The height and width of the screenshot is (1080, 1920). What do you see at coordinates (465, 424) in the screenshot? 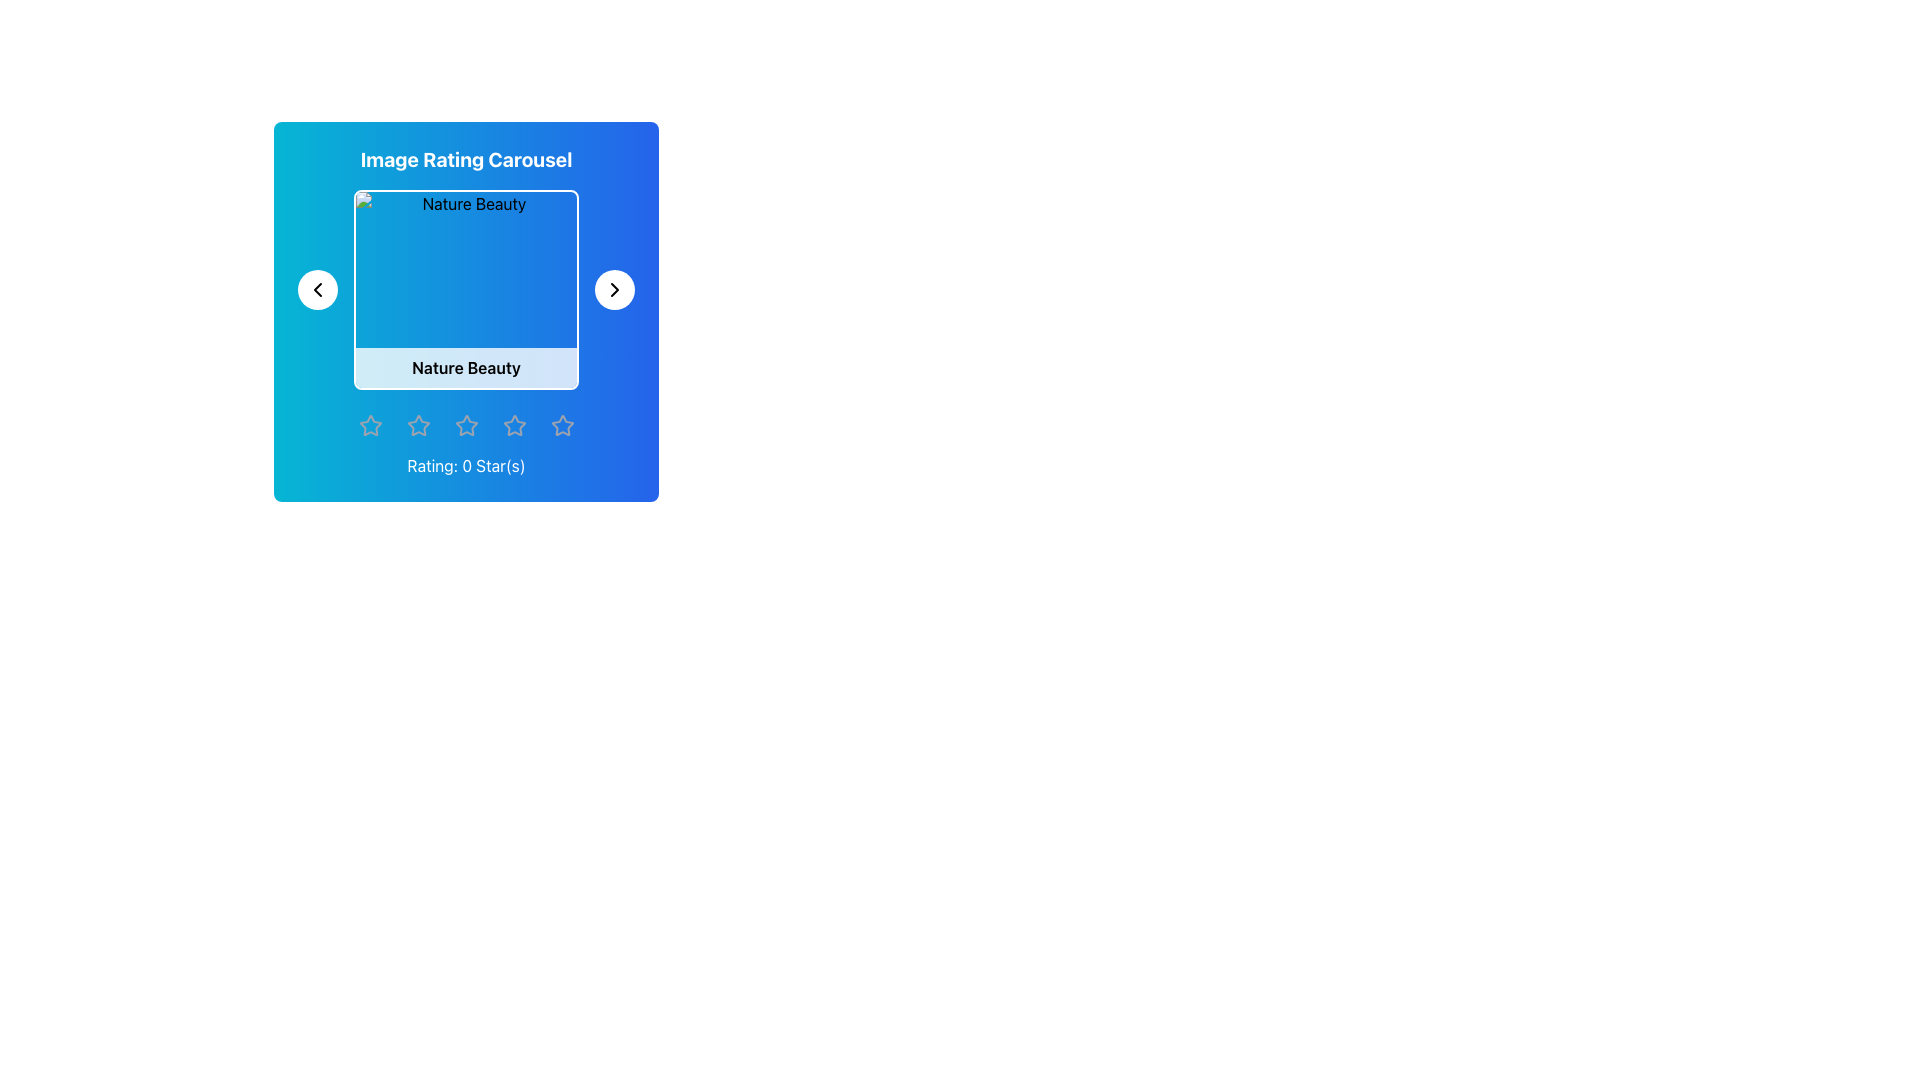
I see `the third star in the star rating component for 'Nature Beauty'` at bounding box center [465, 424].